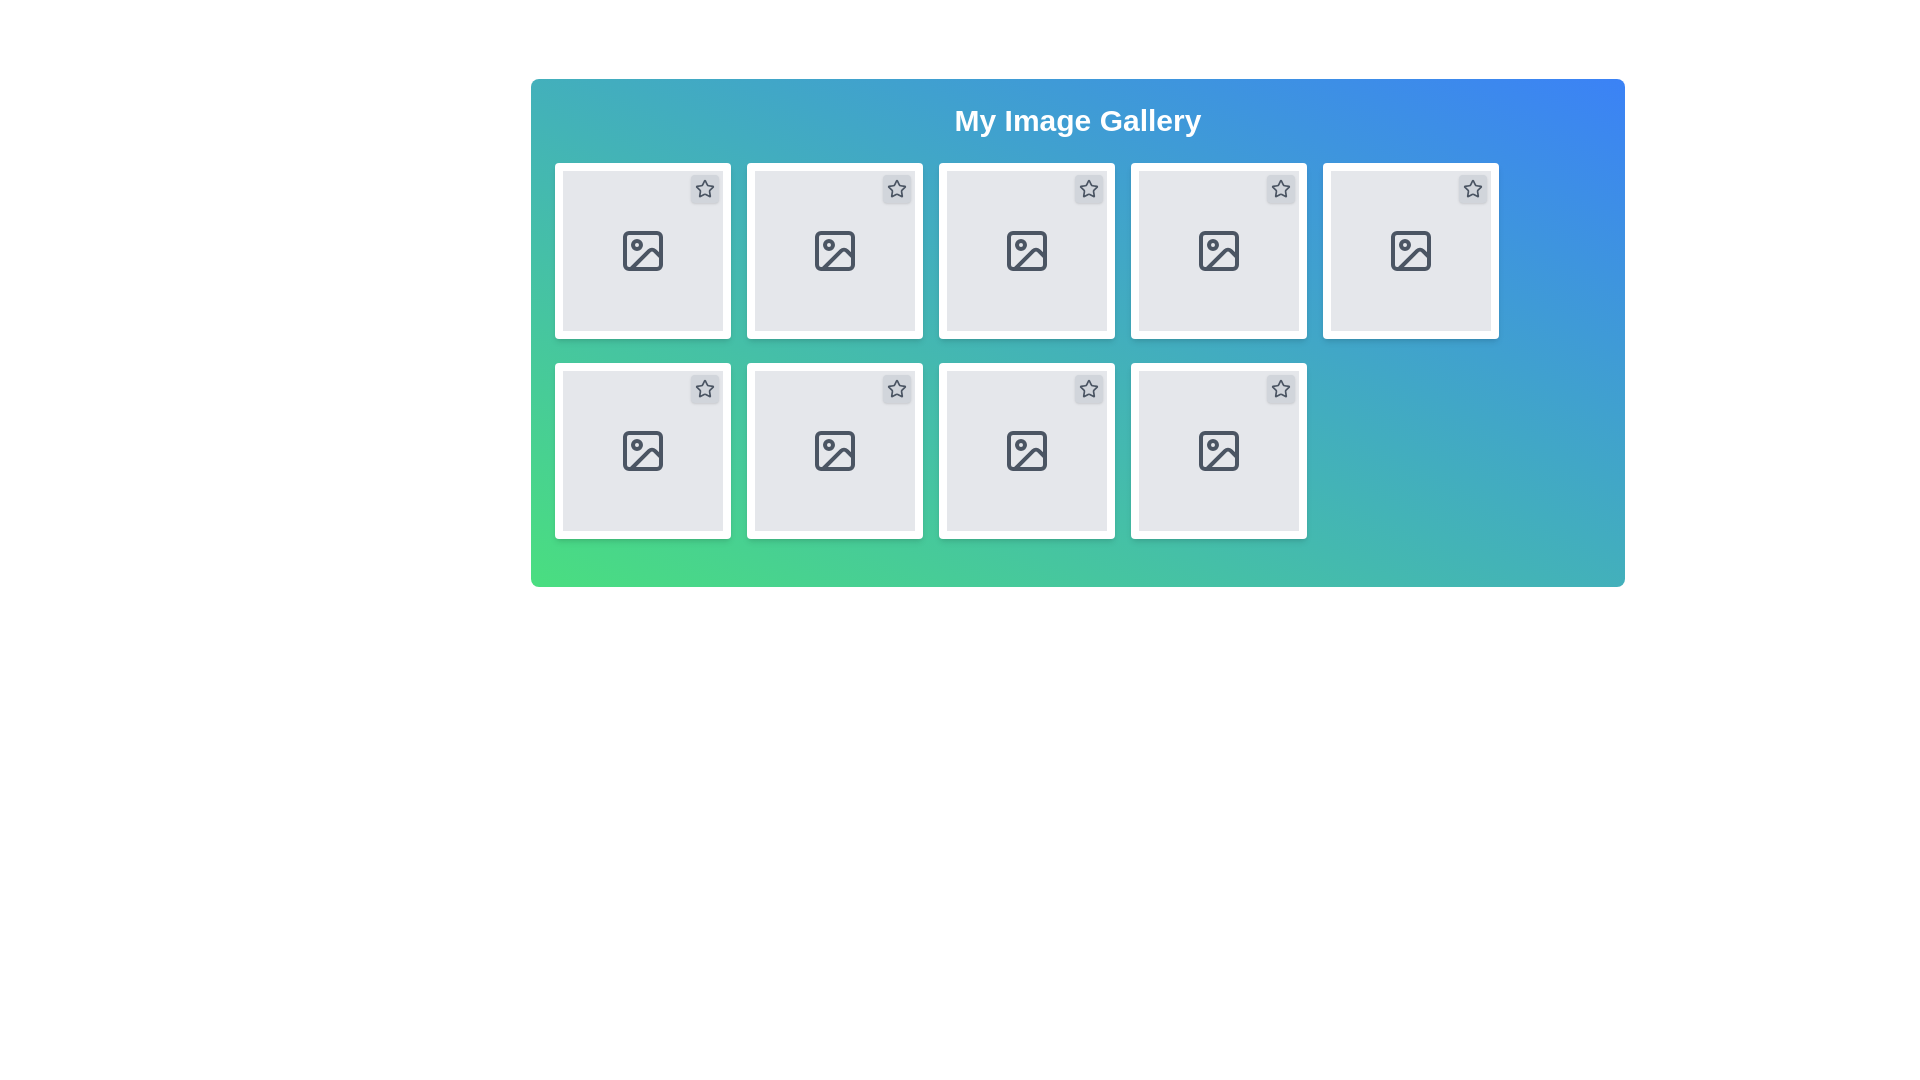 This screenshot has height=1080, width=1920. Describe the element at coordinates (705, 188) in the screenshot. I see `the star icon button in the top-right corner of the image card` at that location.